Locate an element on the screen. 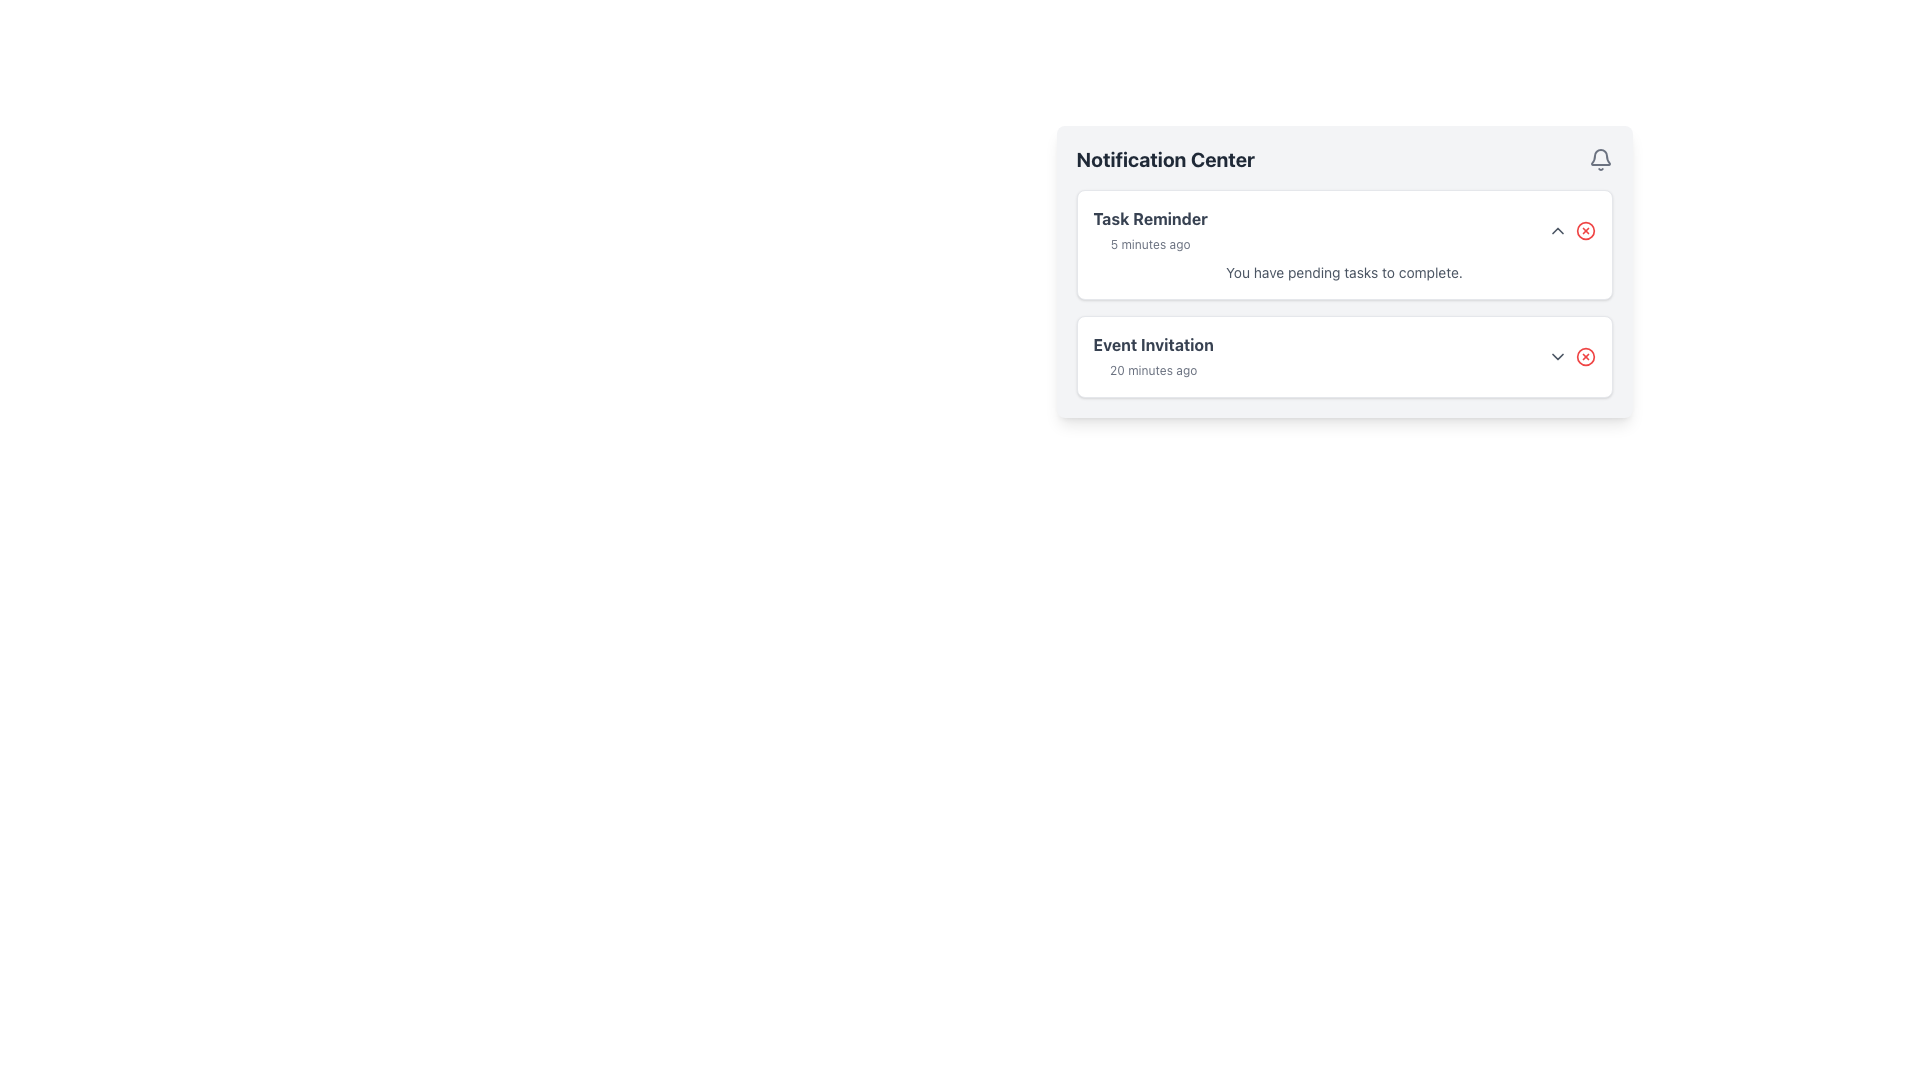 Image resolution: width=1920 pixels, height=1080 pixels. the 'Task Reminder' entry in the List of Notification Cards is located at coordinates (1344, 293).